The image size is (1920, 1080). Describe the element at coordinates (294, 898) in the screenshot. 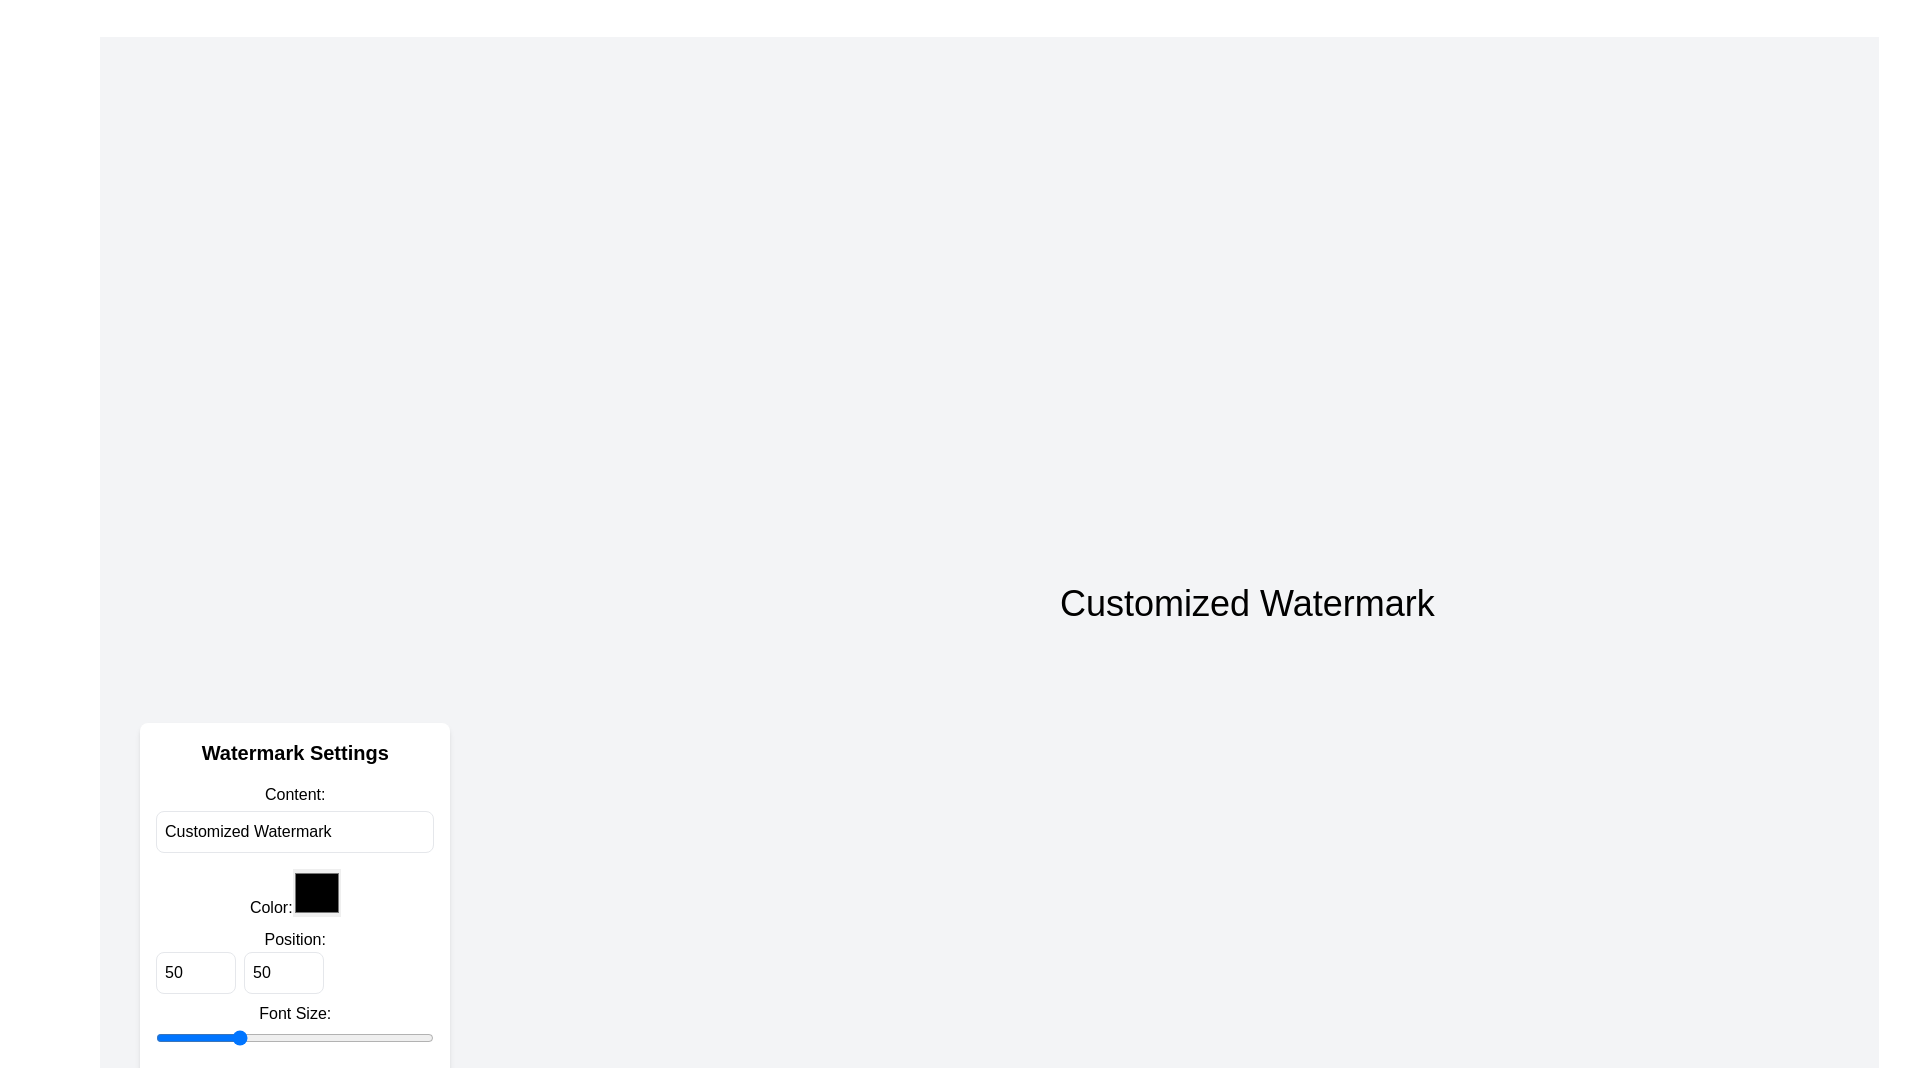

I see `from the center of the square color picker input field, which has a black background and is located under the 'Color:' label in the 'Watermark Settings' card` at that location.